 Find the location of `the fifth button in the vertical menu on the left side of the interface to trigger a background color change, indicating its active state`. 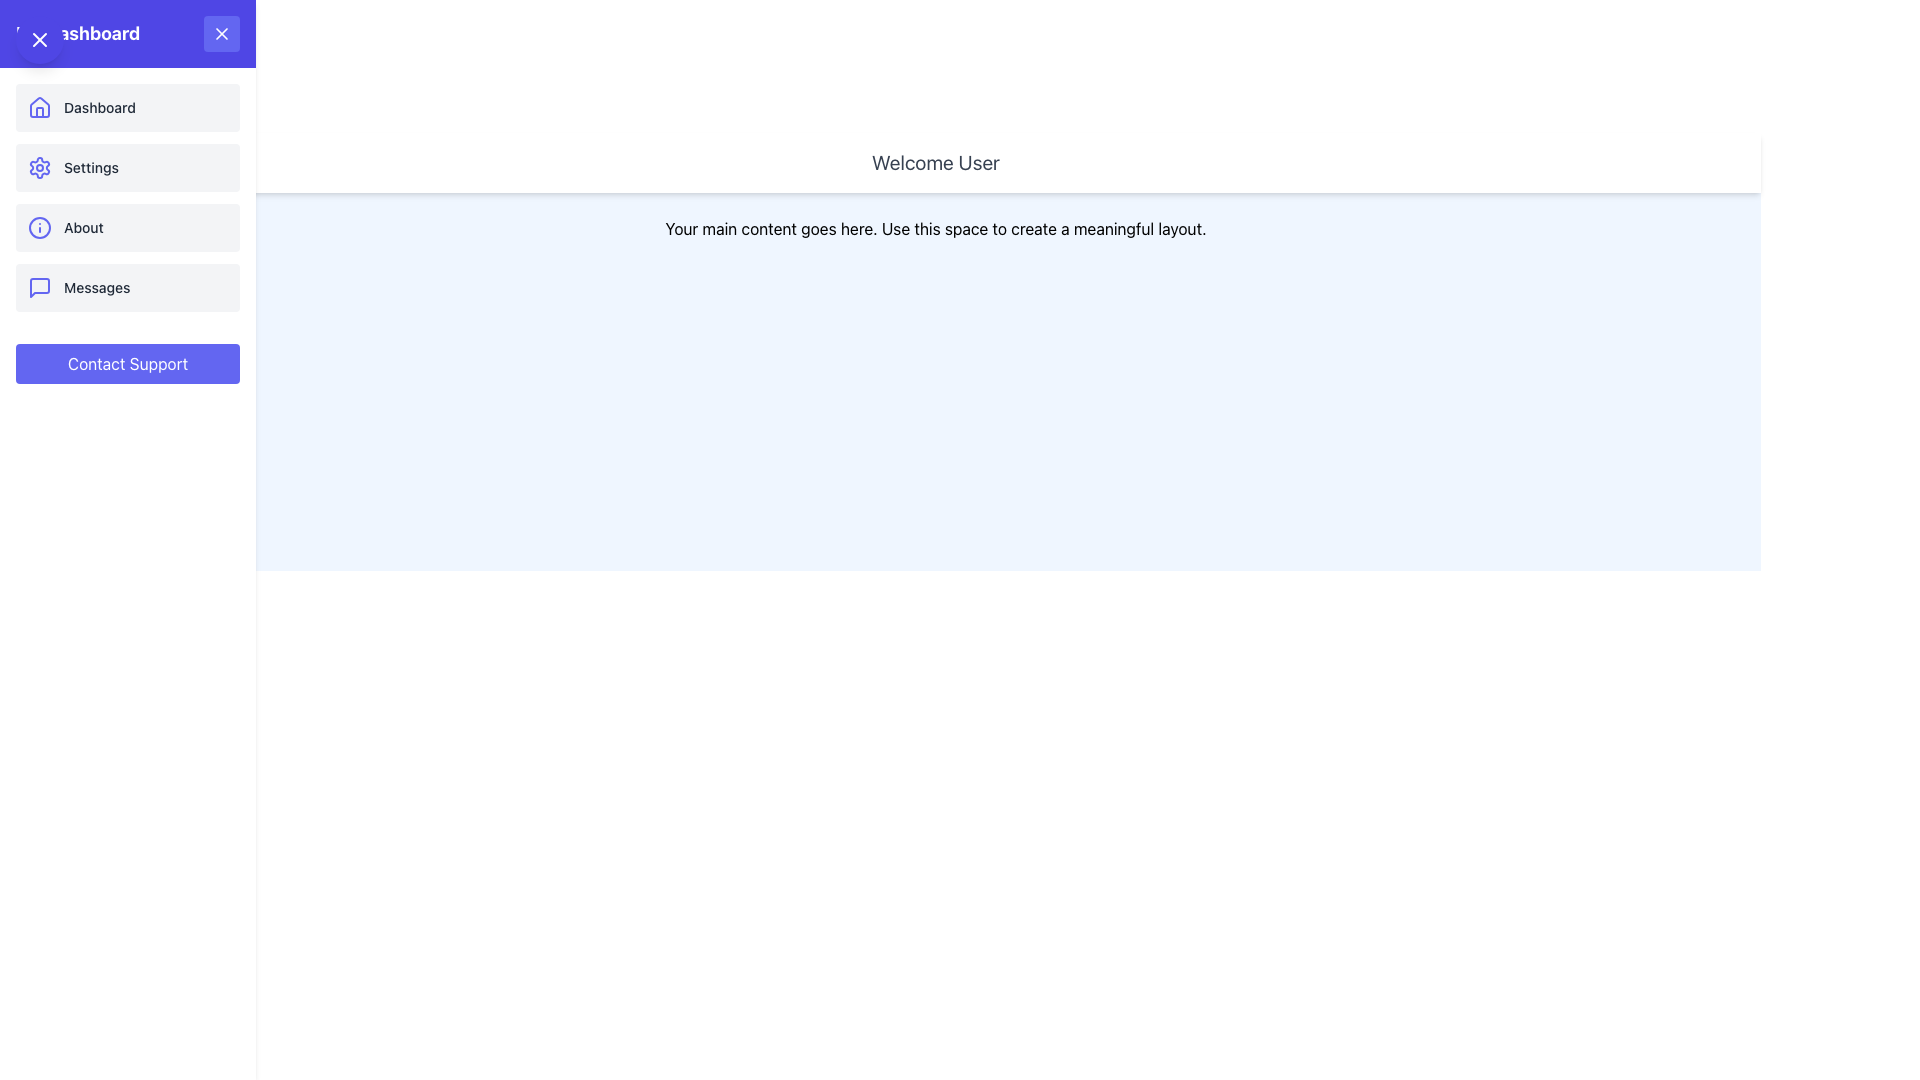

the fifth button in the vertical menu on the left side of the interface to trigger a background color change, indicating its active state is located at coordinates (127, 363).